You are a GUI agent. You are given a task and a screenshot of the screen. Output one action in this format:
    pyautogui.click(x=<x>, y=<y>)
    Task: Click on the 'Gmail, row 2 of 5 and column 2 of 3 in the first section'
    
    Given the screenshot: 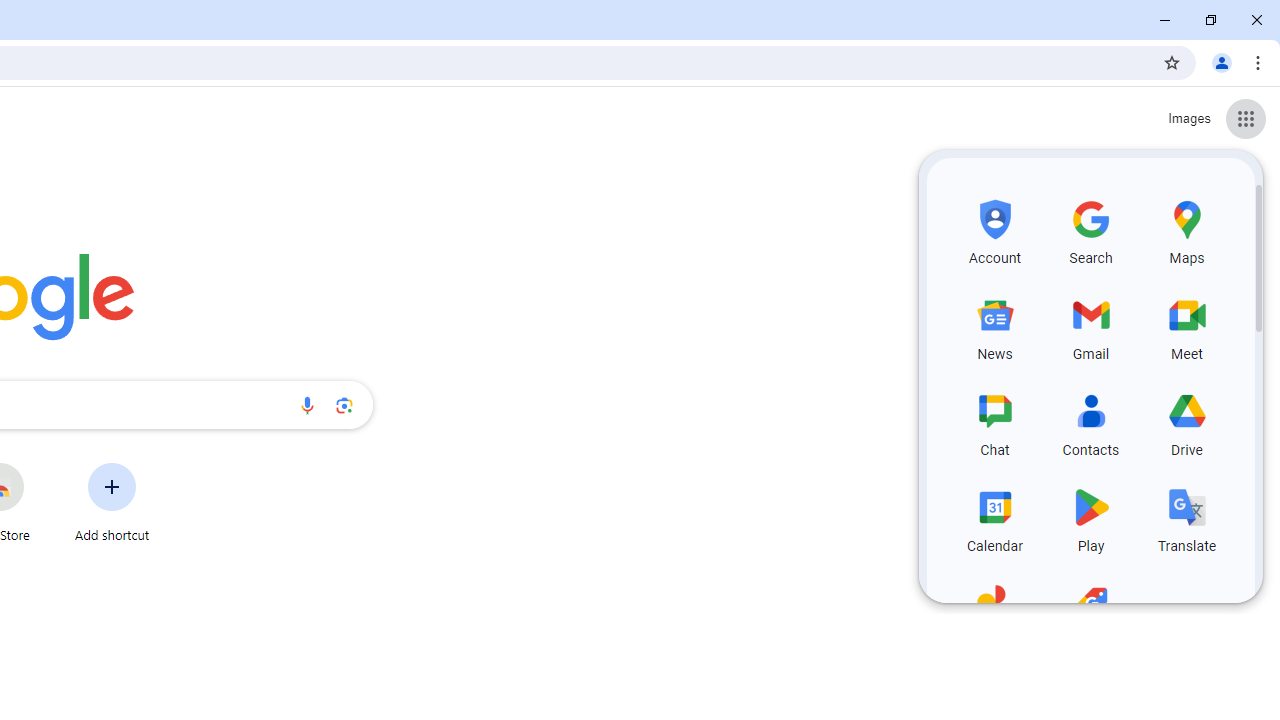 What is the action you would take?
    pyautogui.click(x=1090, y=324)
    